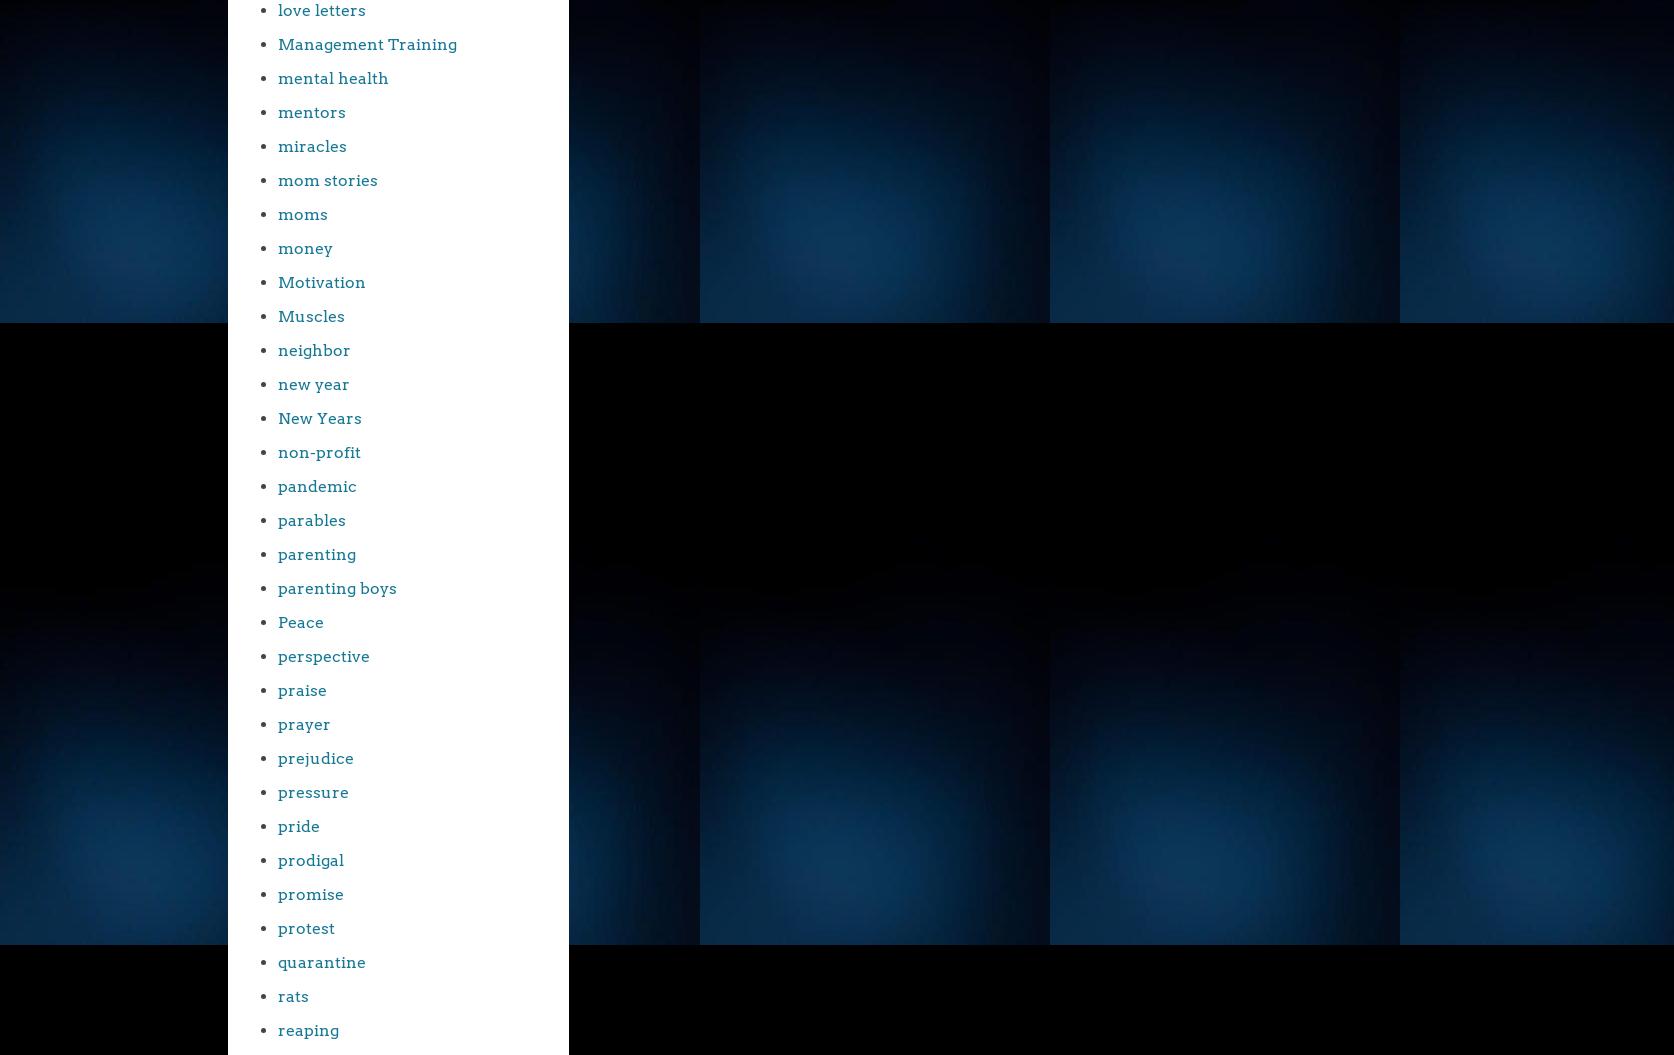 The width and height of the screenshot is (1674, 1055). Describe the element at coordinates (314, 384) in the screenshot. I see `'new year'` at that location.